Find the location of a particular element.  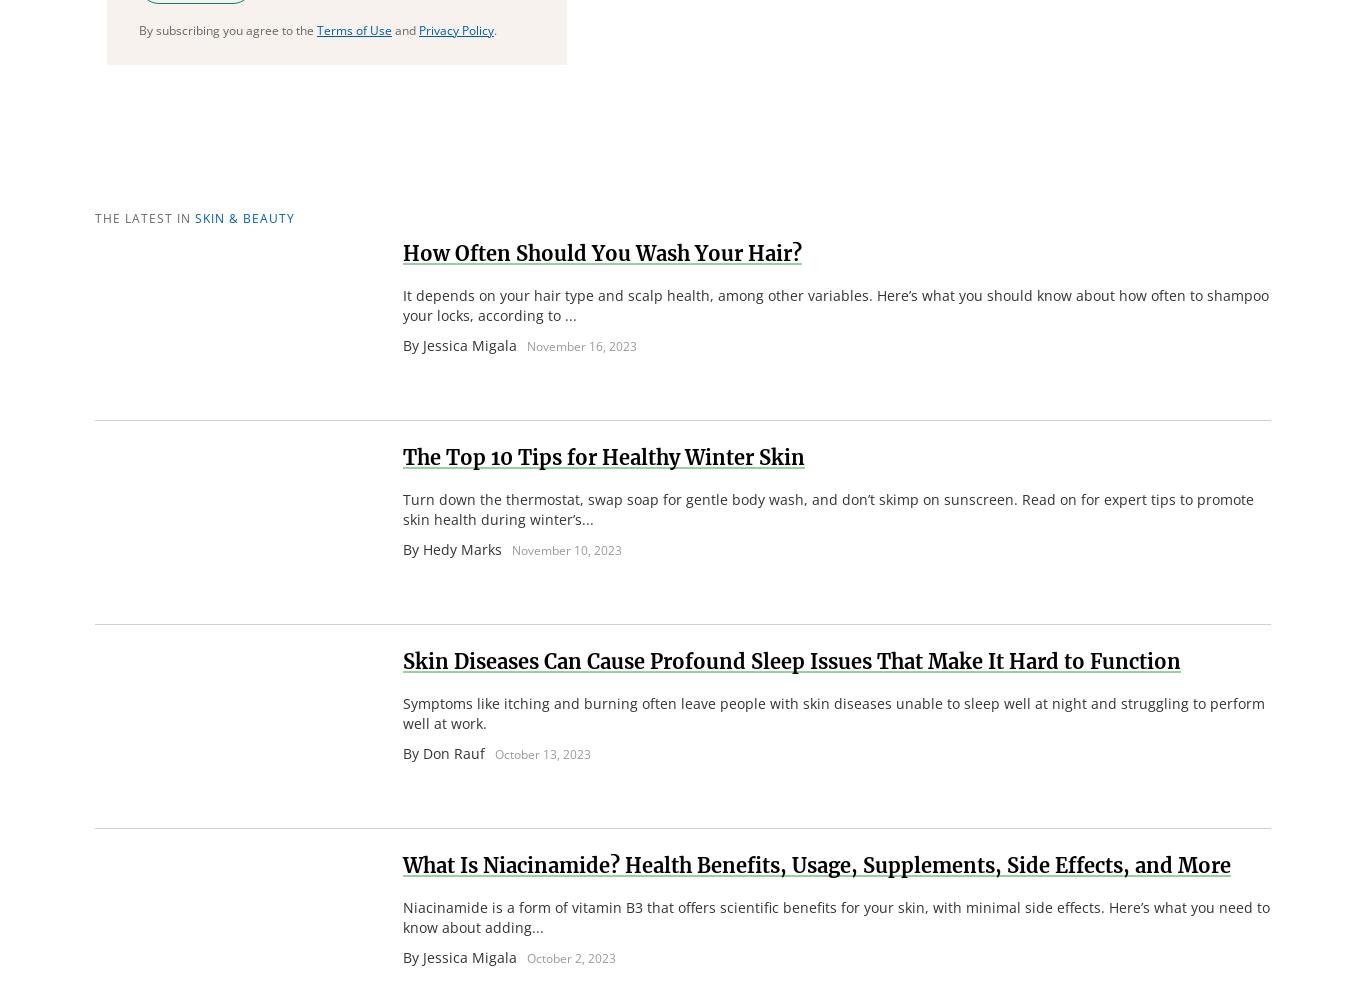

'Skin Diseases Can Cause Profound Sleep Issues That Make It Hard to Function' is located at coordinates (792, 660).